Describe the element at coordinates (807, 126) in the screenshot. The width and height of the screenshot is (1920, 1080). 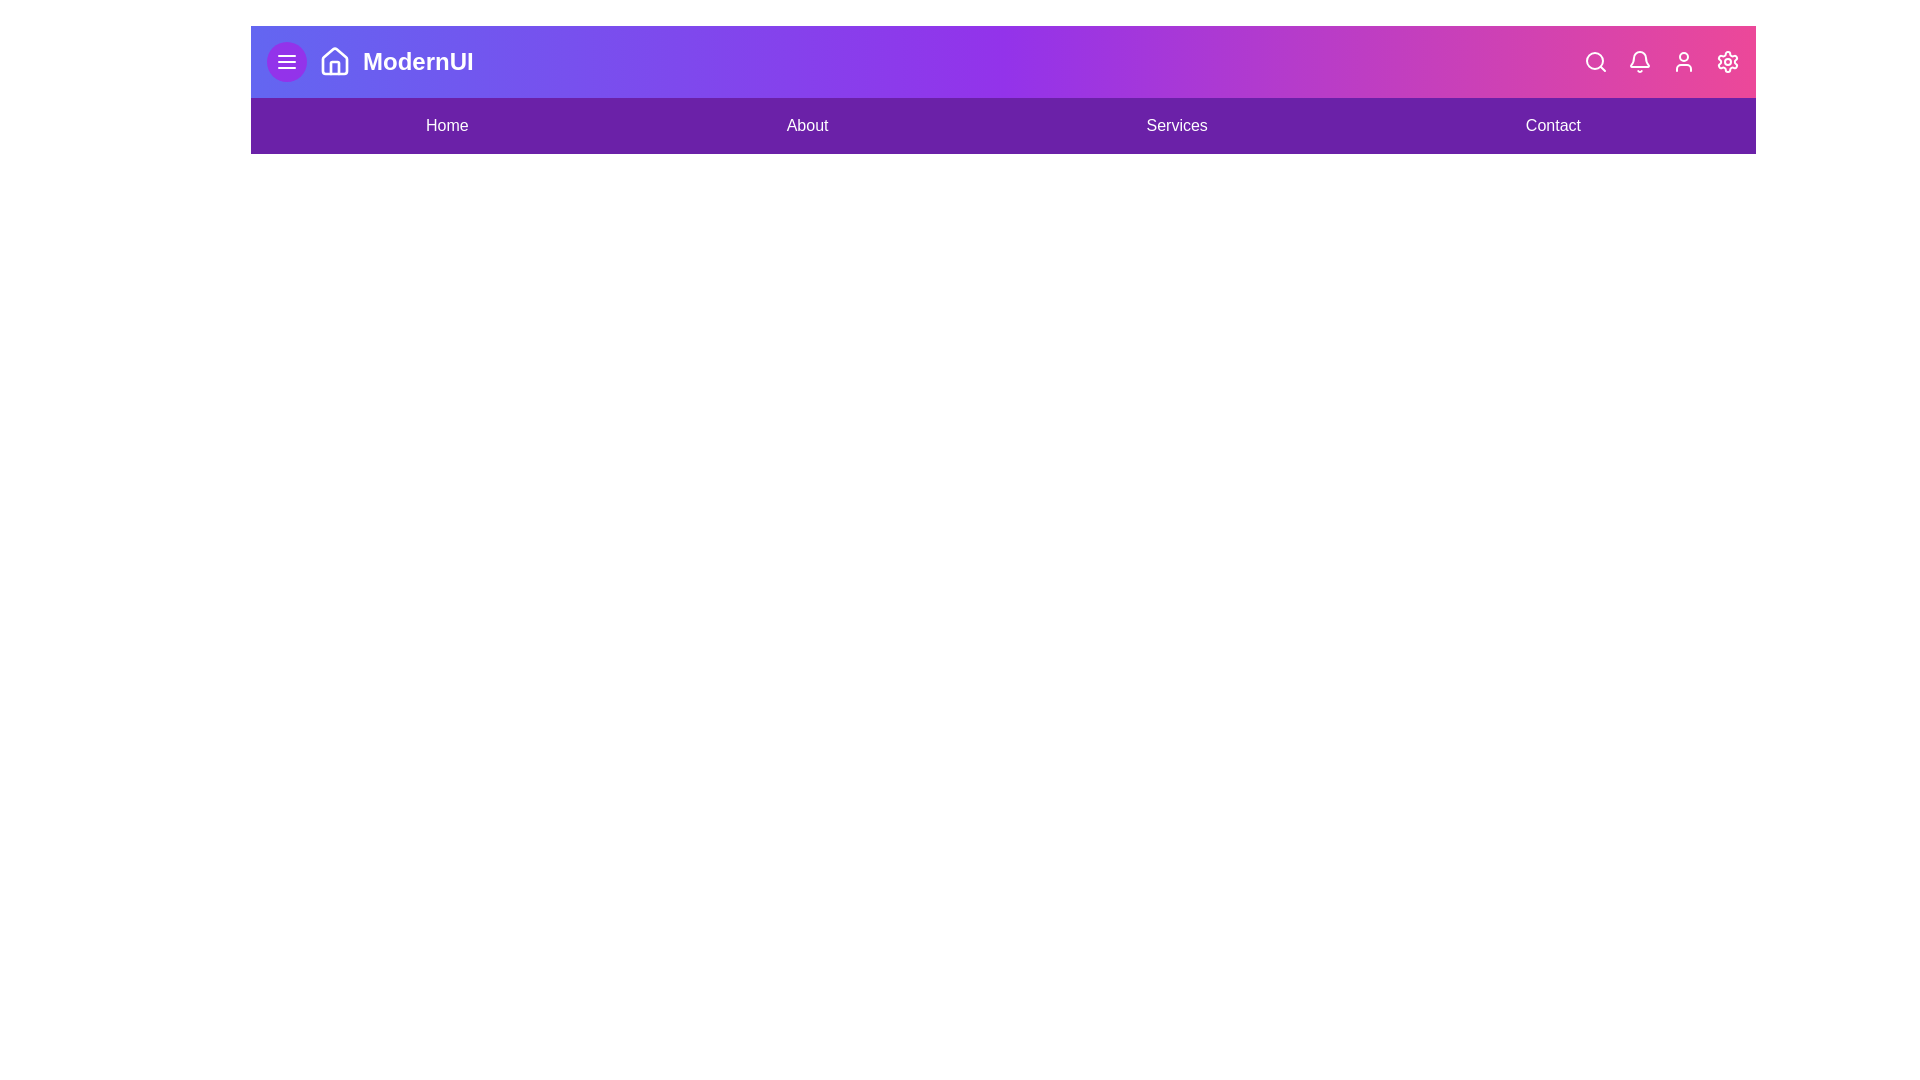
I see `the navigation link labeled About to navigate to the corresponding section` at that location.